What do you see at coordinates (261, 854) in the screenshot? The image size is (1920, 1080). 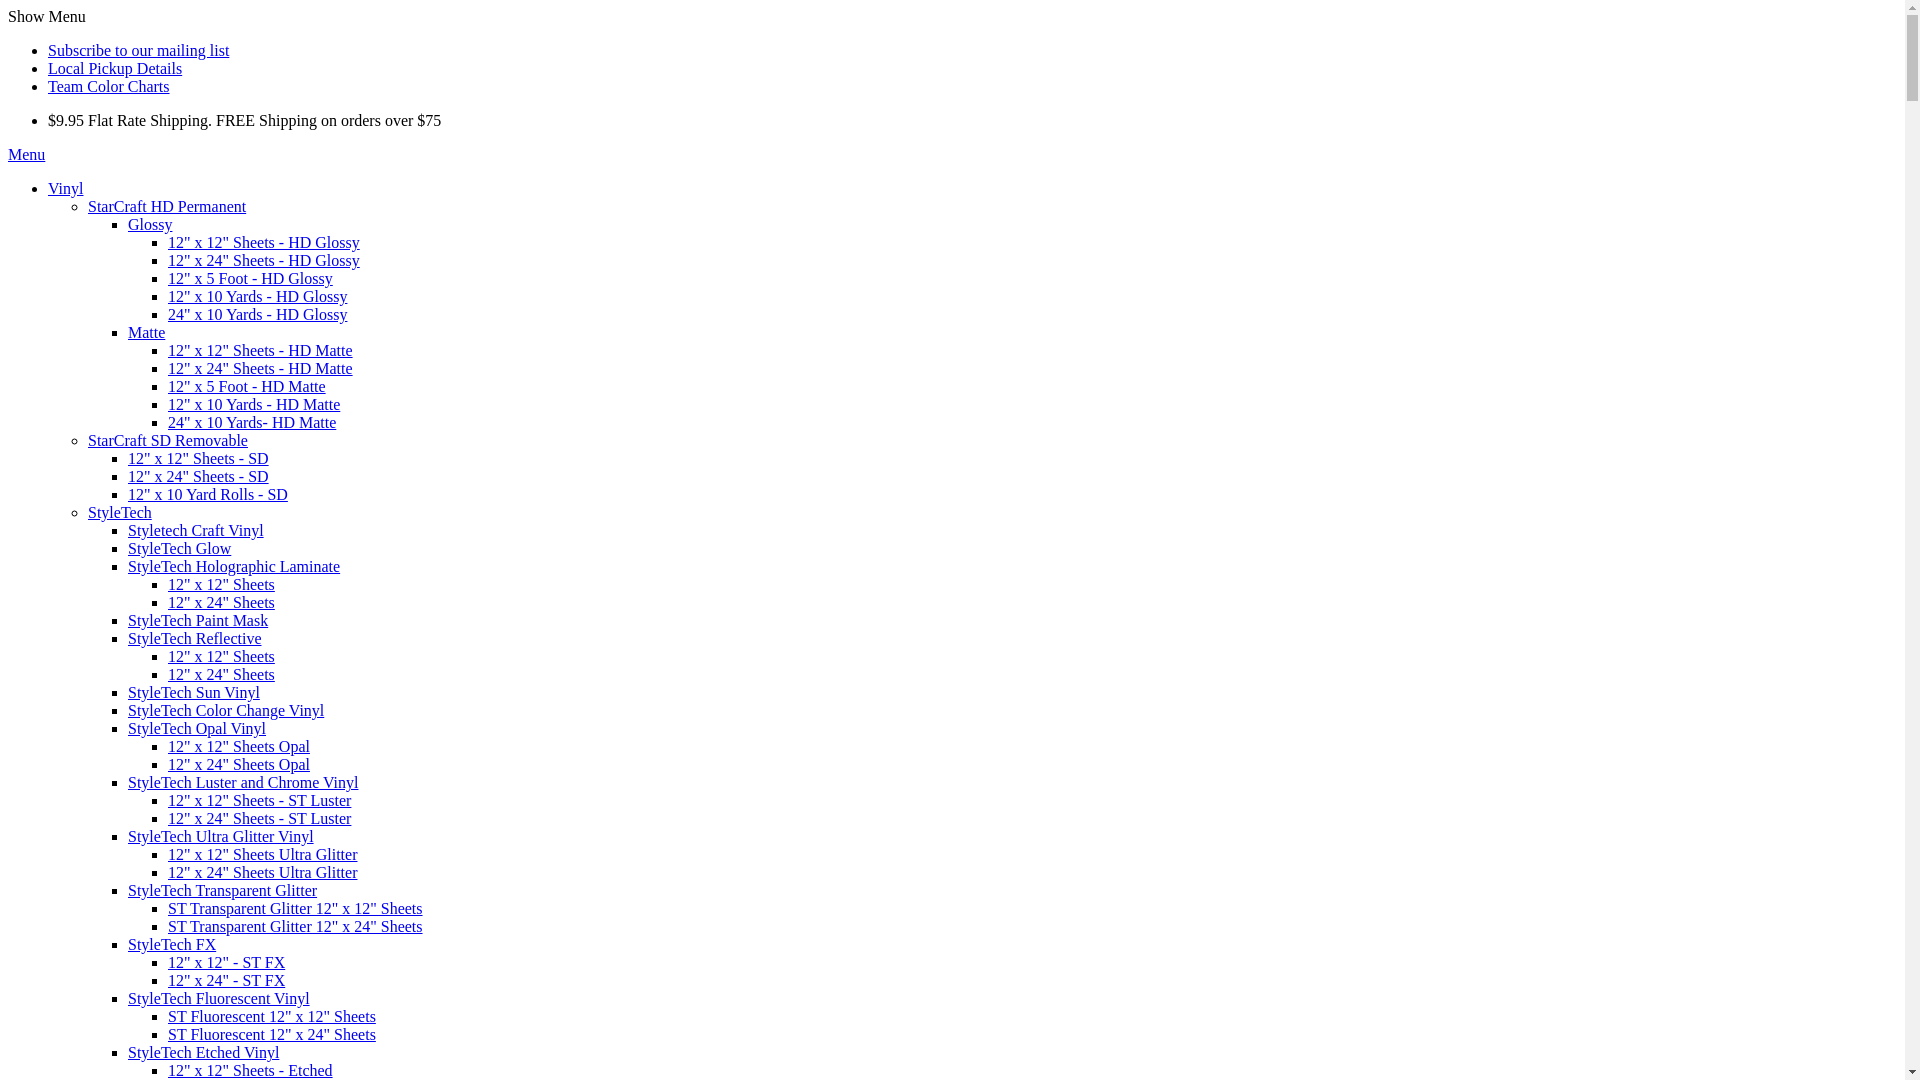 I see `'12" x 12" Sheets Ultra Glitter'` at bounding box center [261, 854].